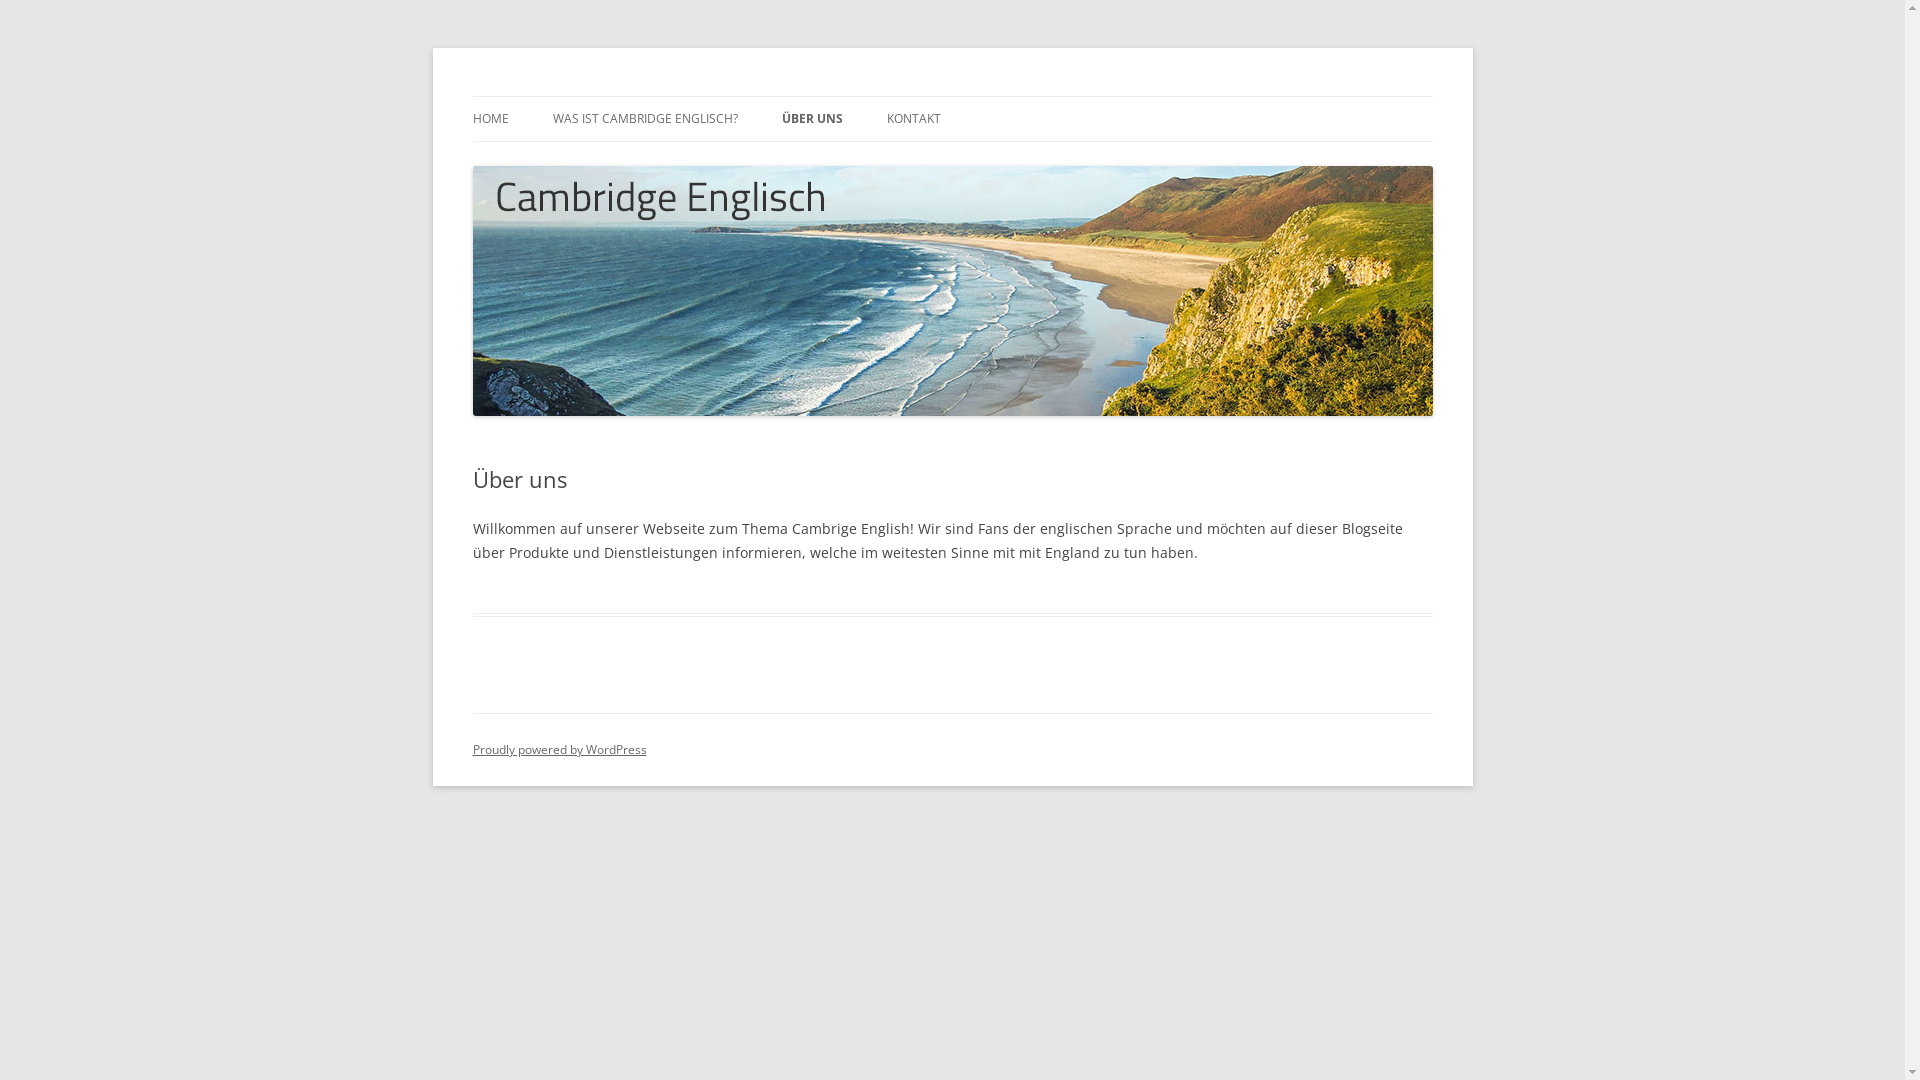  I want to click on 'Skip to content', so click(951, 96).